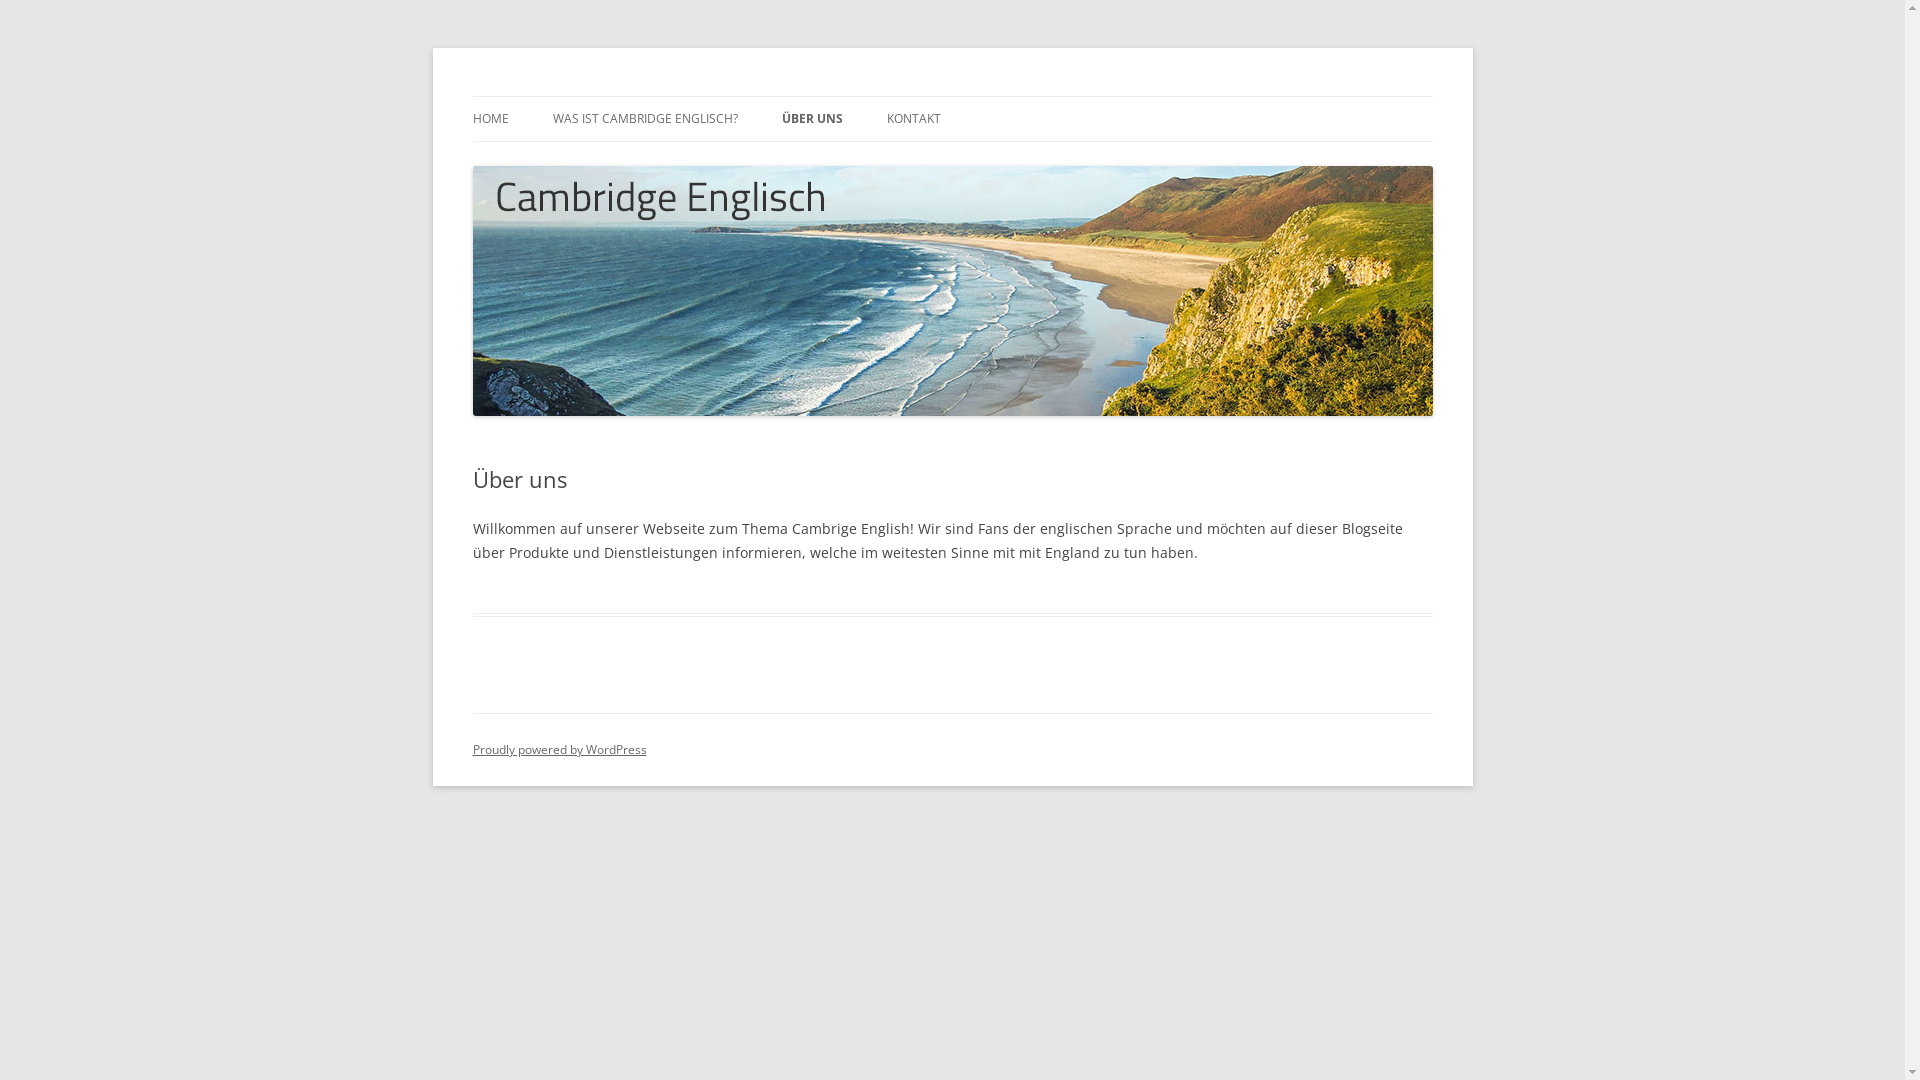  I want to click on 'Skip to content', so click(951, 96).